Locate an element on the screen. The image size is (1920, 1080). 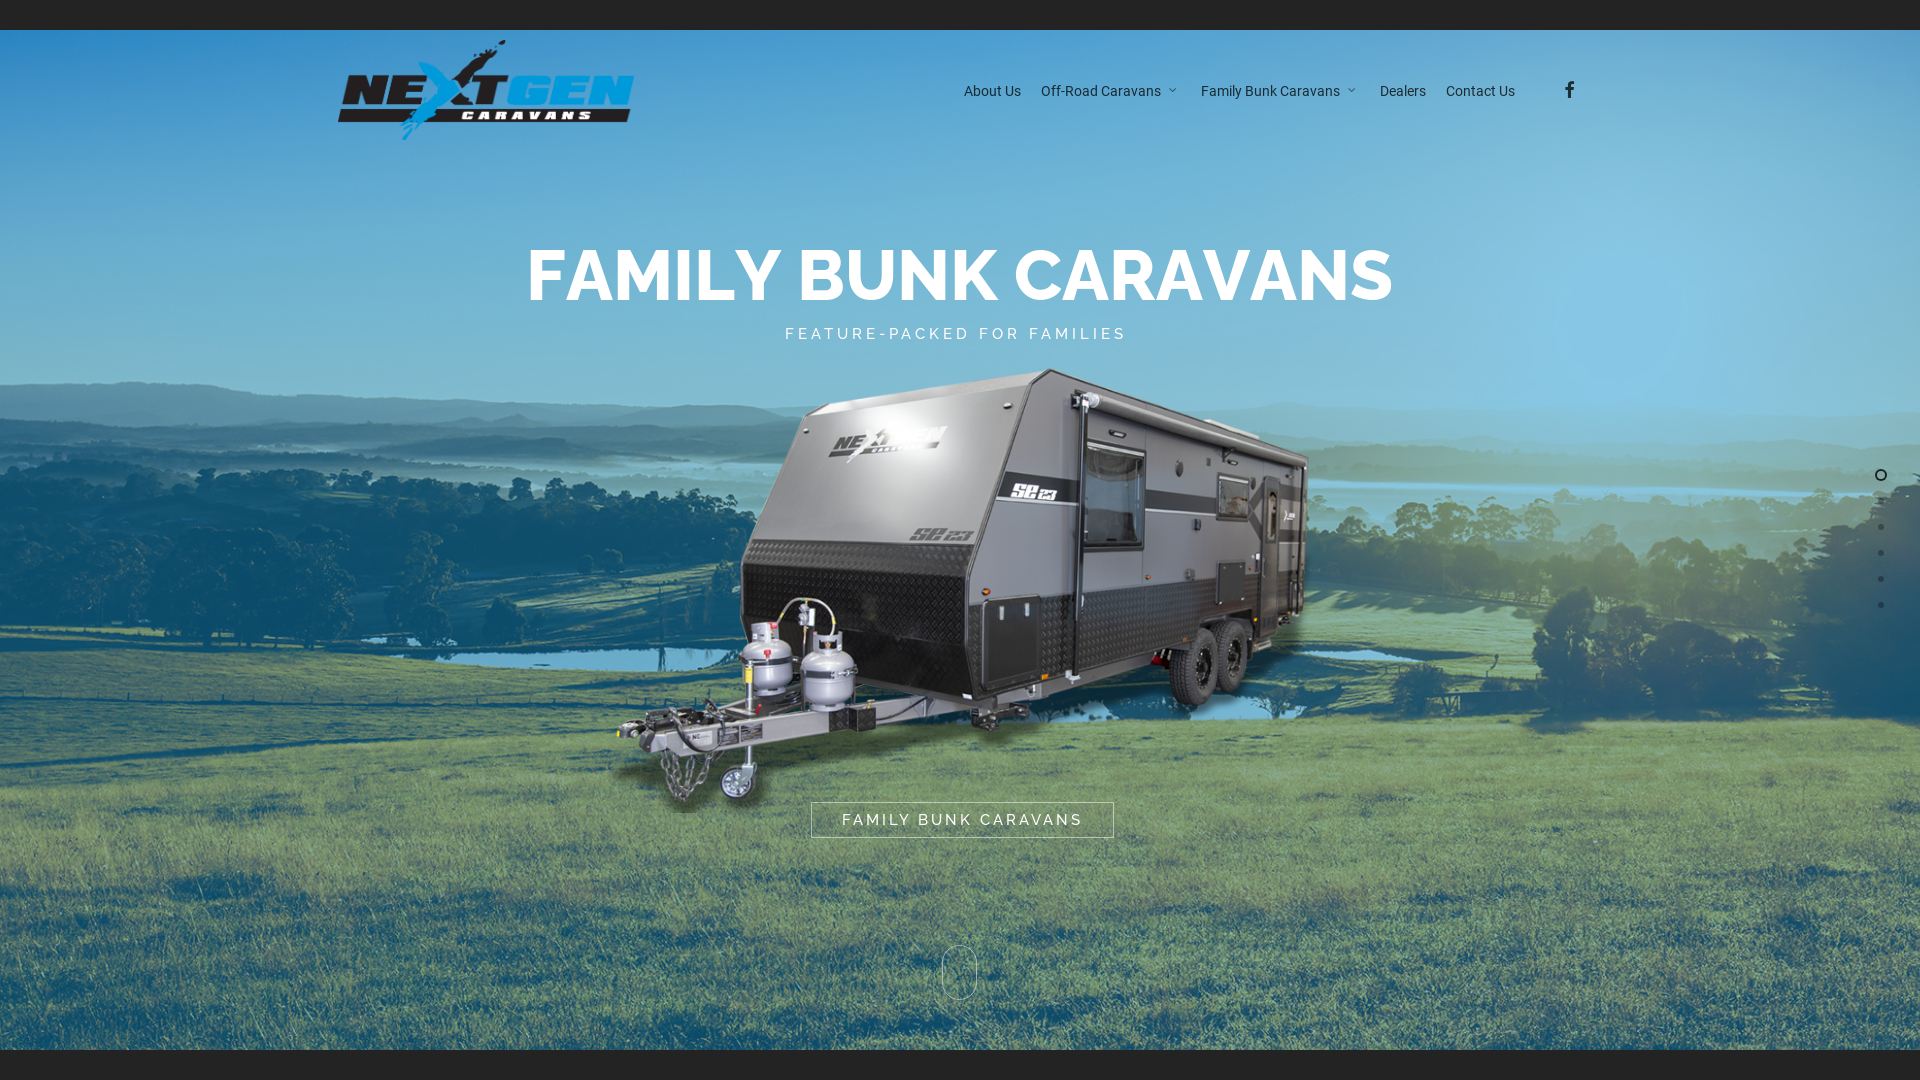
'facebook' is located at coordinates (1567, 88).